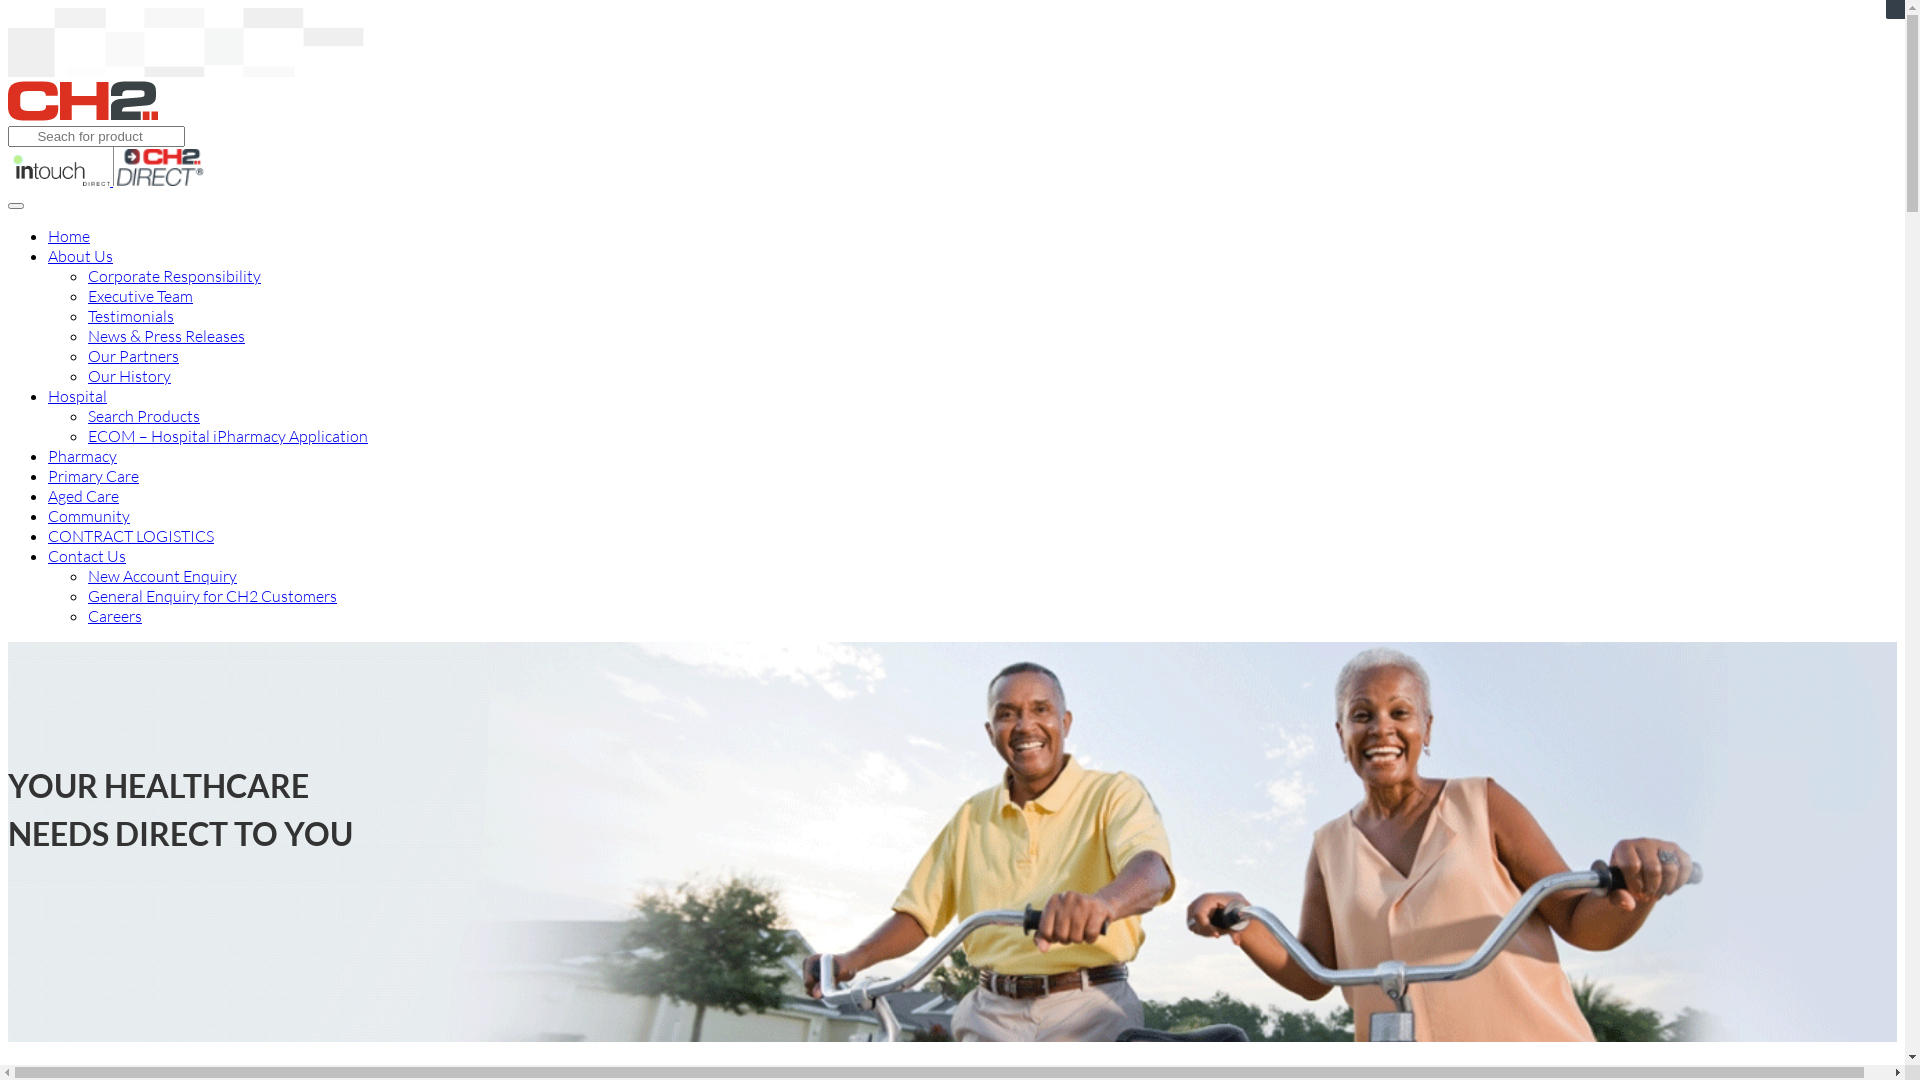 The image size is (1920, 1080). What do you see at coordinates (129, 535) in the screenshot?
I see `'CONTRACT LOGISTICS'` at bounding box center [129, 535].